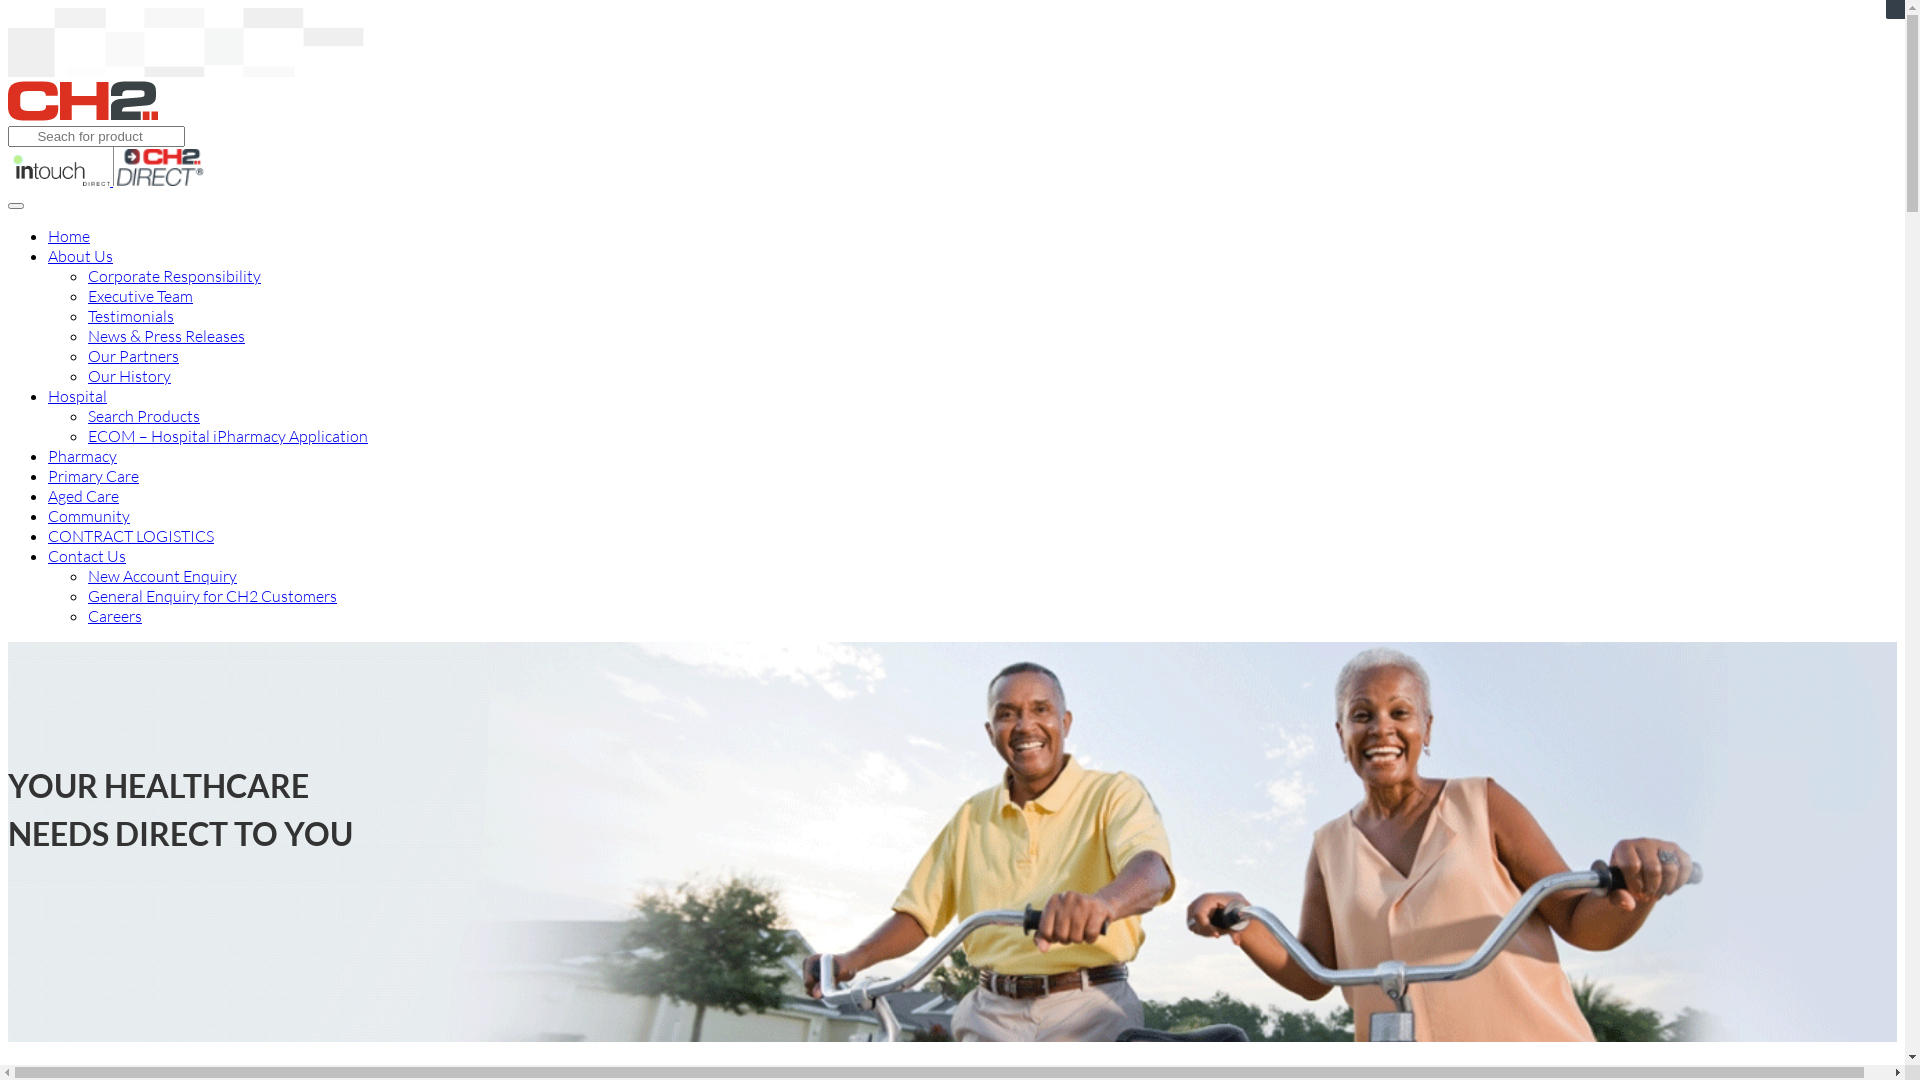 The image size is (1920, 1080). What do you see at coordinates (129, 535) in the screenshot?
I see `'CONTRACT LOGISTICS'` at bounding box center [129, 535].